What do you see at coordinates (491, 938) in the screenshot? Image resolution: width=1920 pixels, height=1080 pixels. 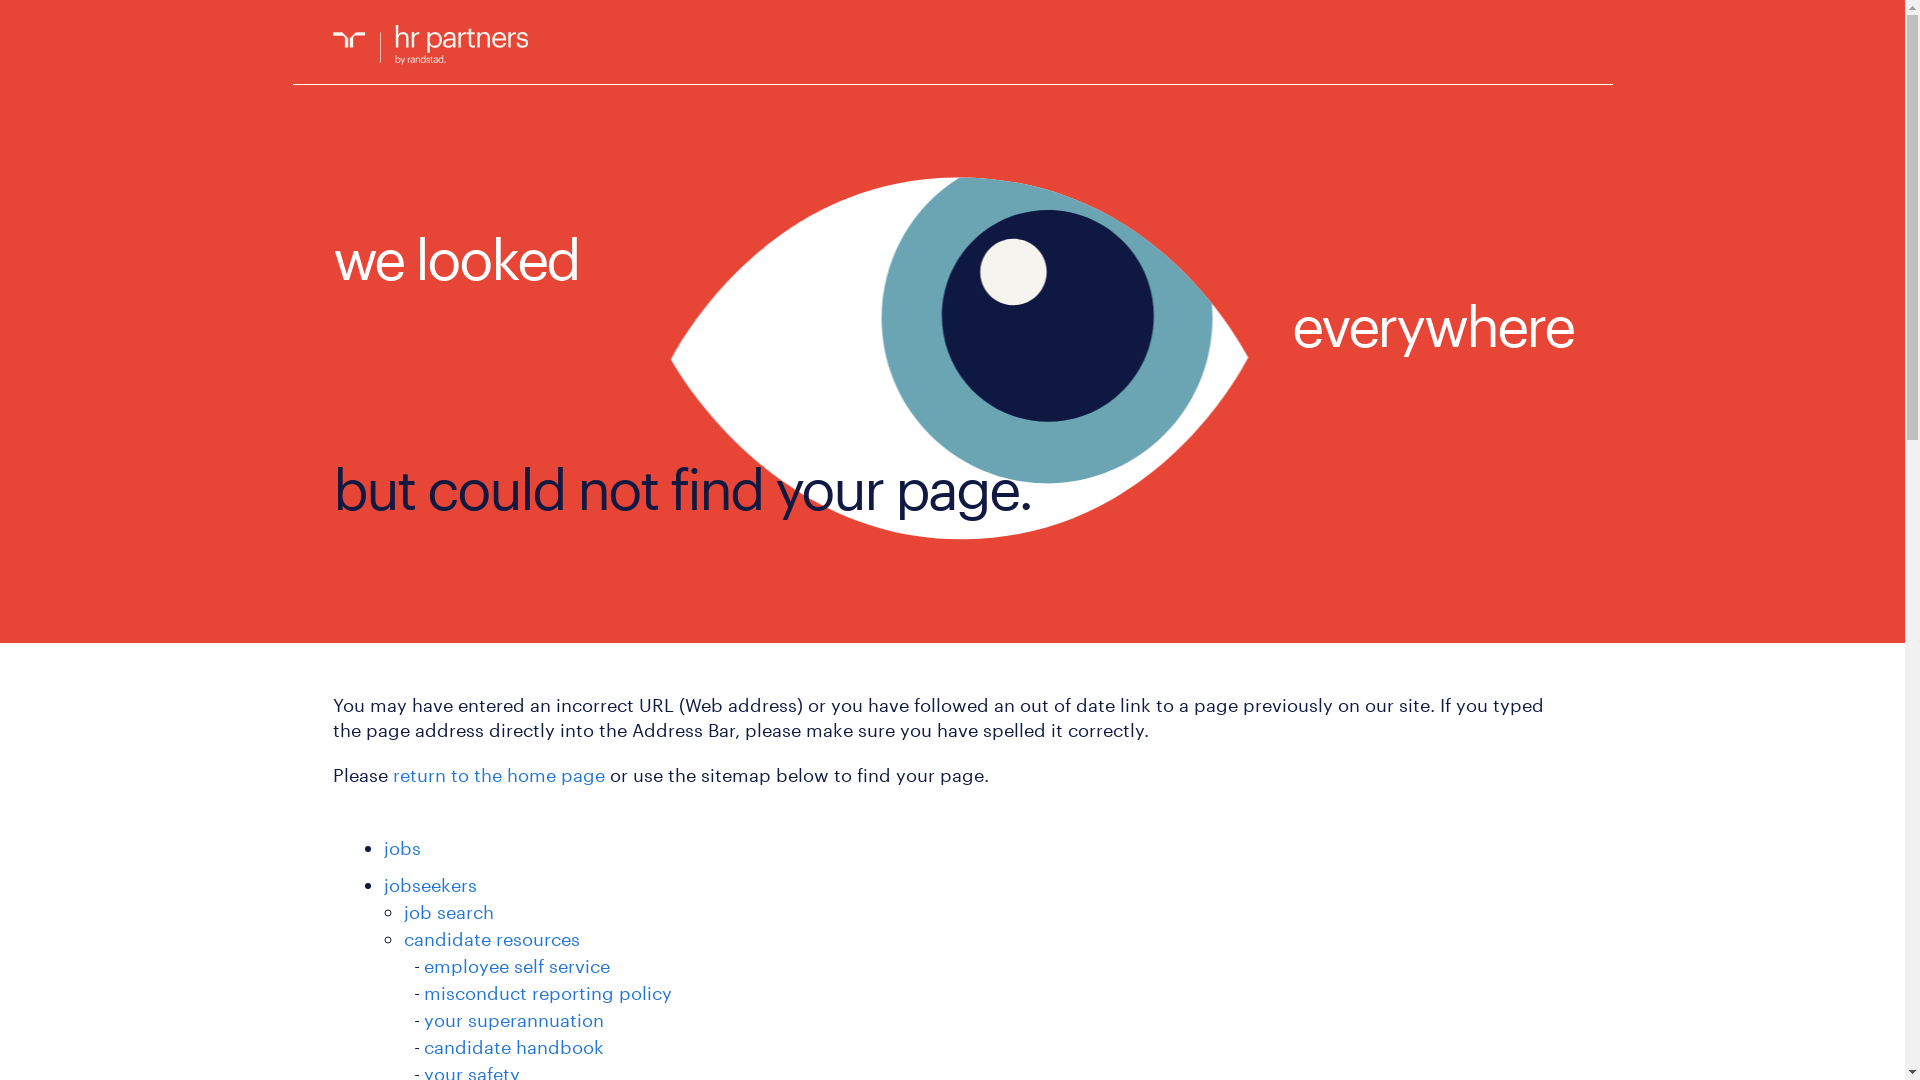 I see `'candidate resources'` at bounding box center [491, 938].